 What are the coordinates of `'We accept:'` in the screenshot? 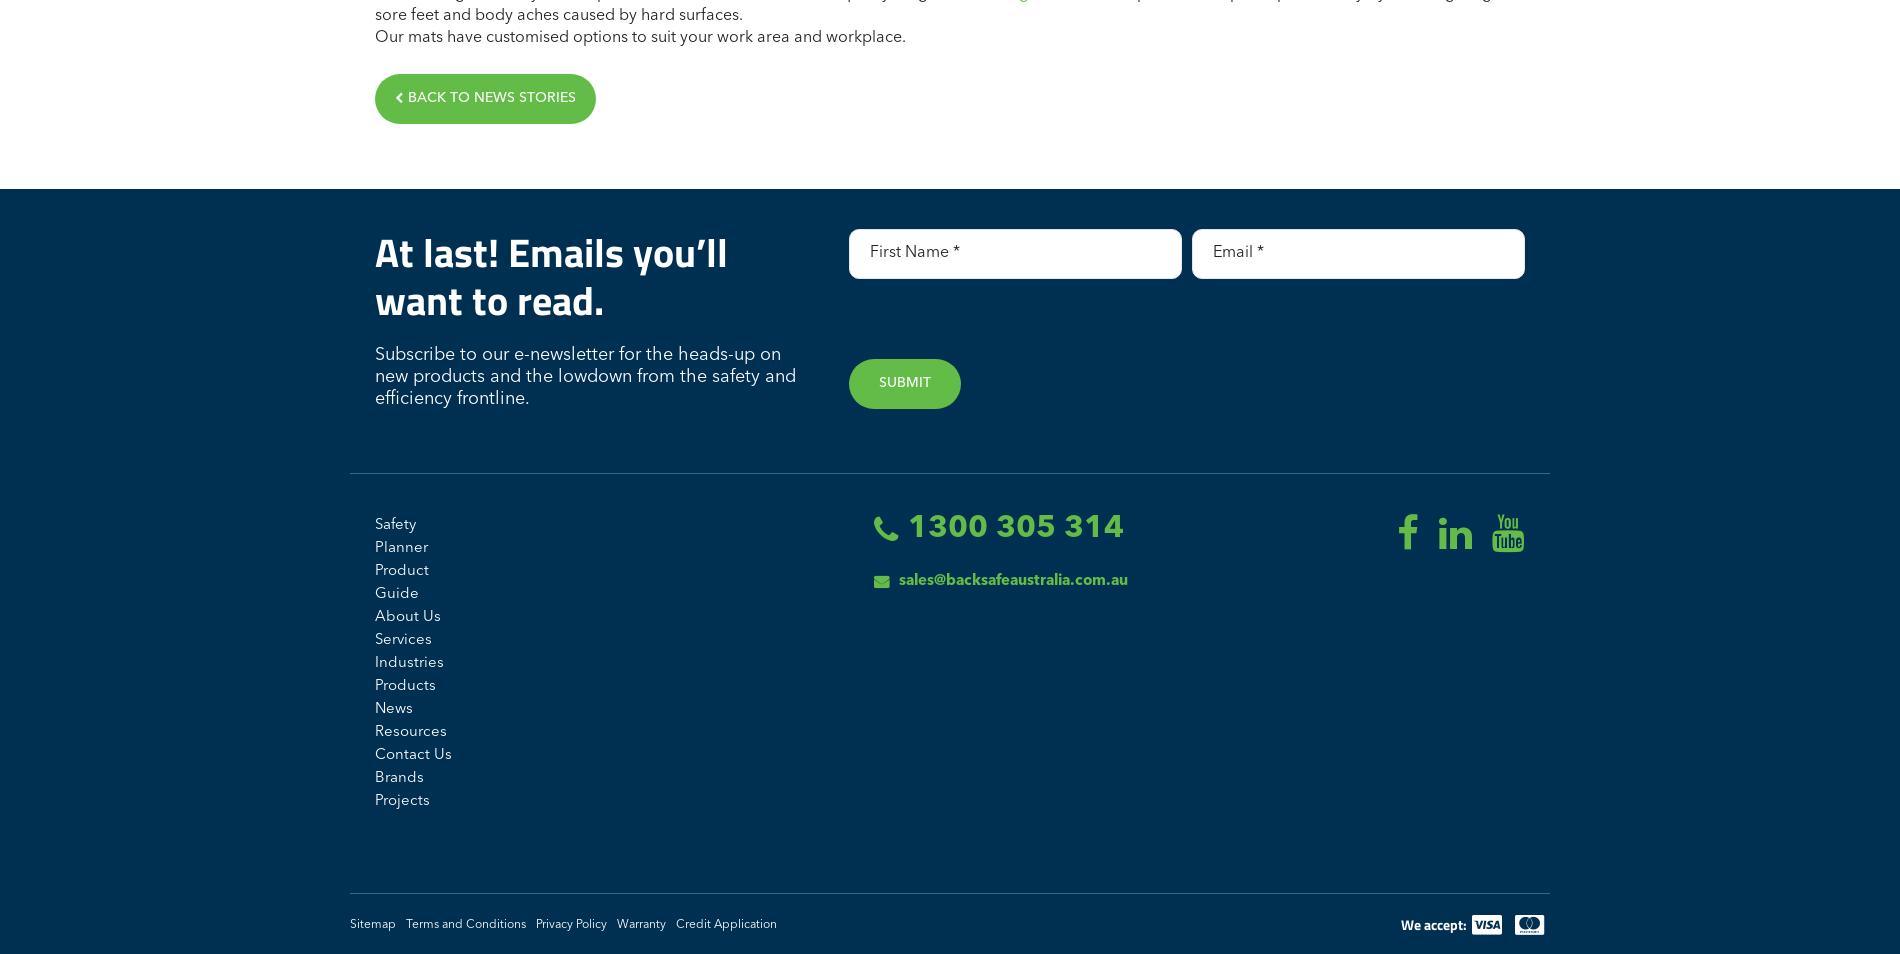 It's located at (1433, 923).